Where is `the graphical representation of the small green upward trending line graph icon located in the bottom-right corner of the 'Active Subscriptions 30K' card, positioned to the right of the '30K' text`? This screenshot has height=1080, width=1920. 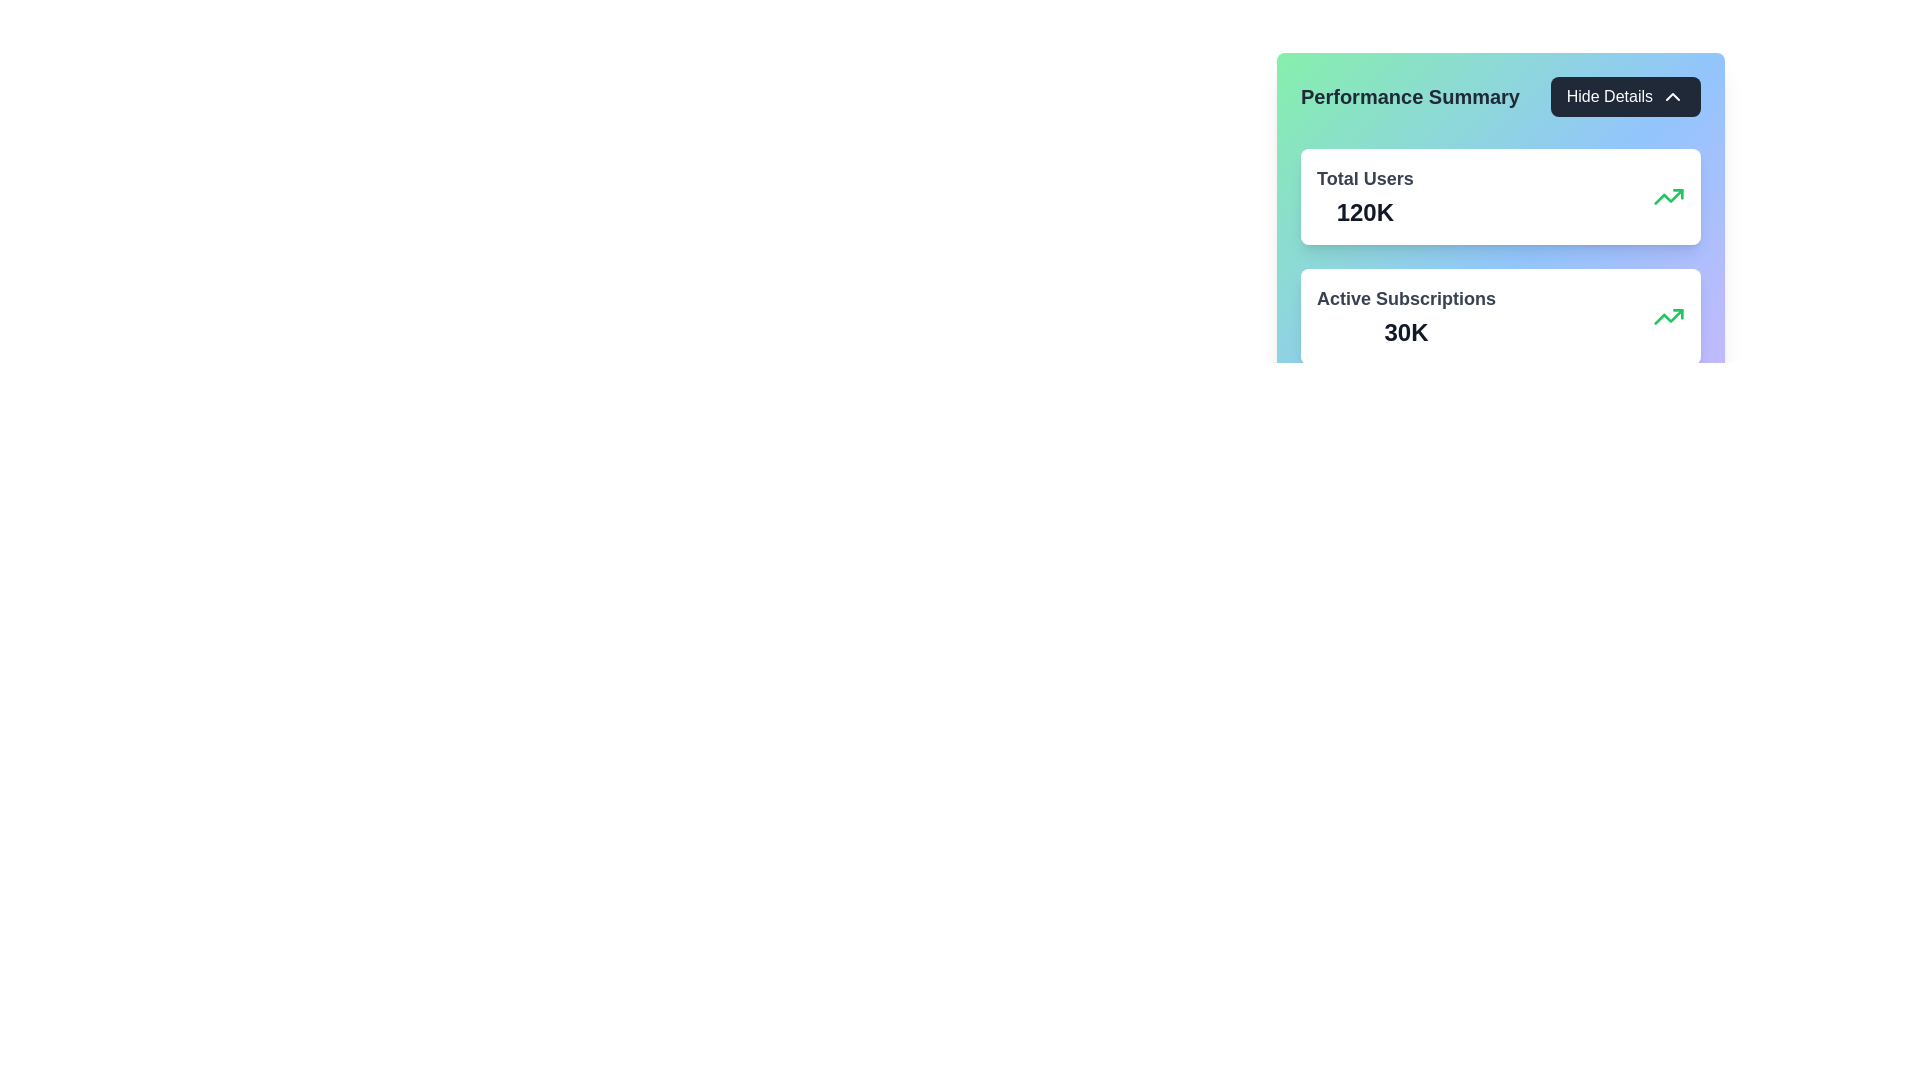
the graphical representation of the small green upward trending line graph icon located in the bottom-right corner of the 'Active Subscriptions 30K' card, positioned to the right of the '30K' text is located at coordinates (1669, 315).